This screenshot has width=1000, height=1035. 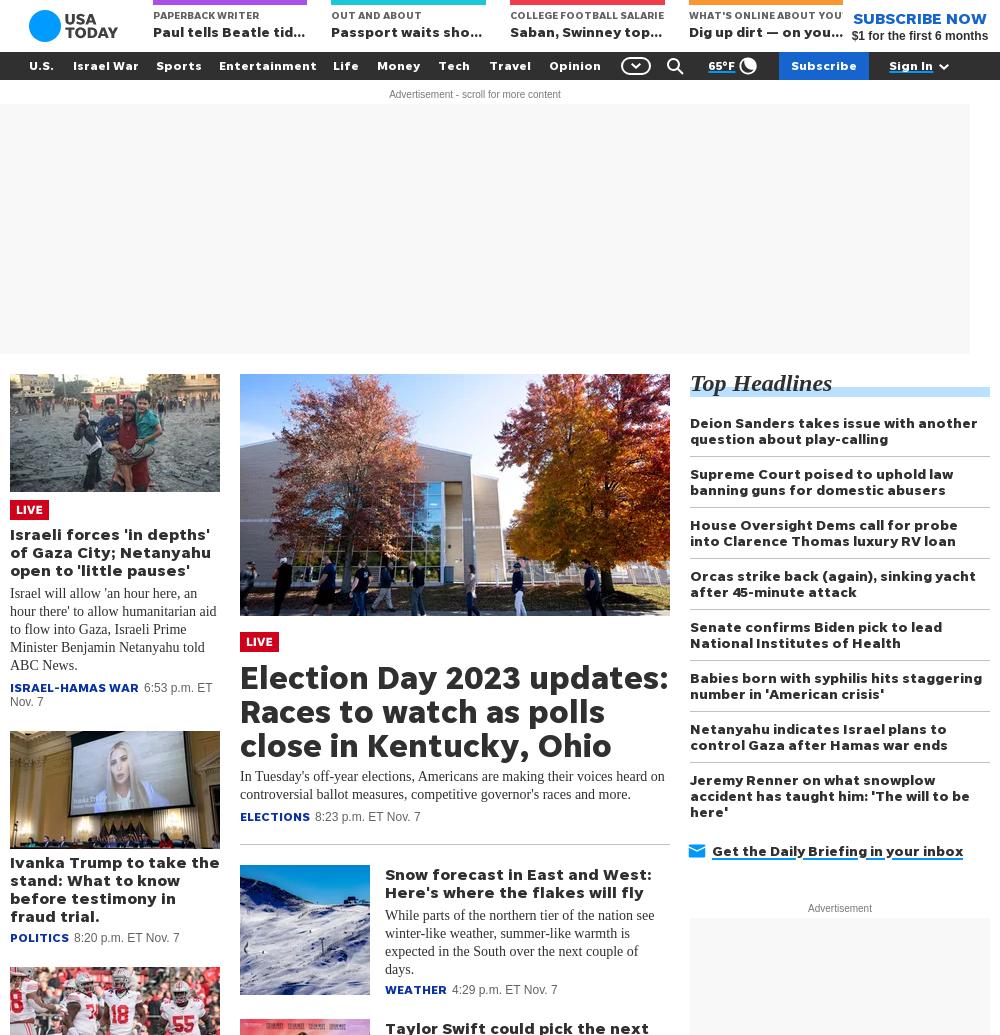 I want to click on 'Supreme Court poised to uphold law banning guns for domestic abusers', so click(x=820, y=481).